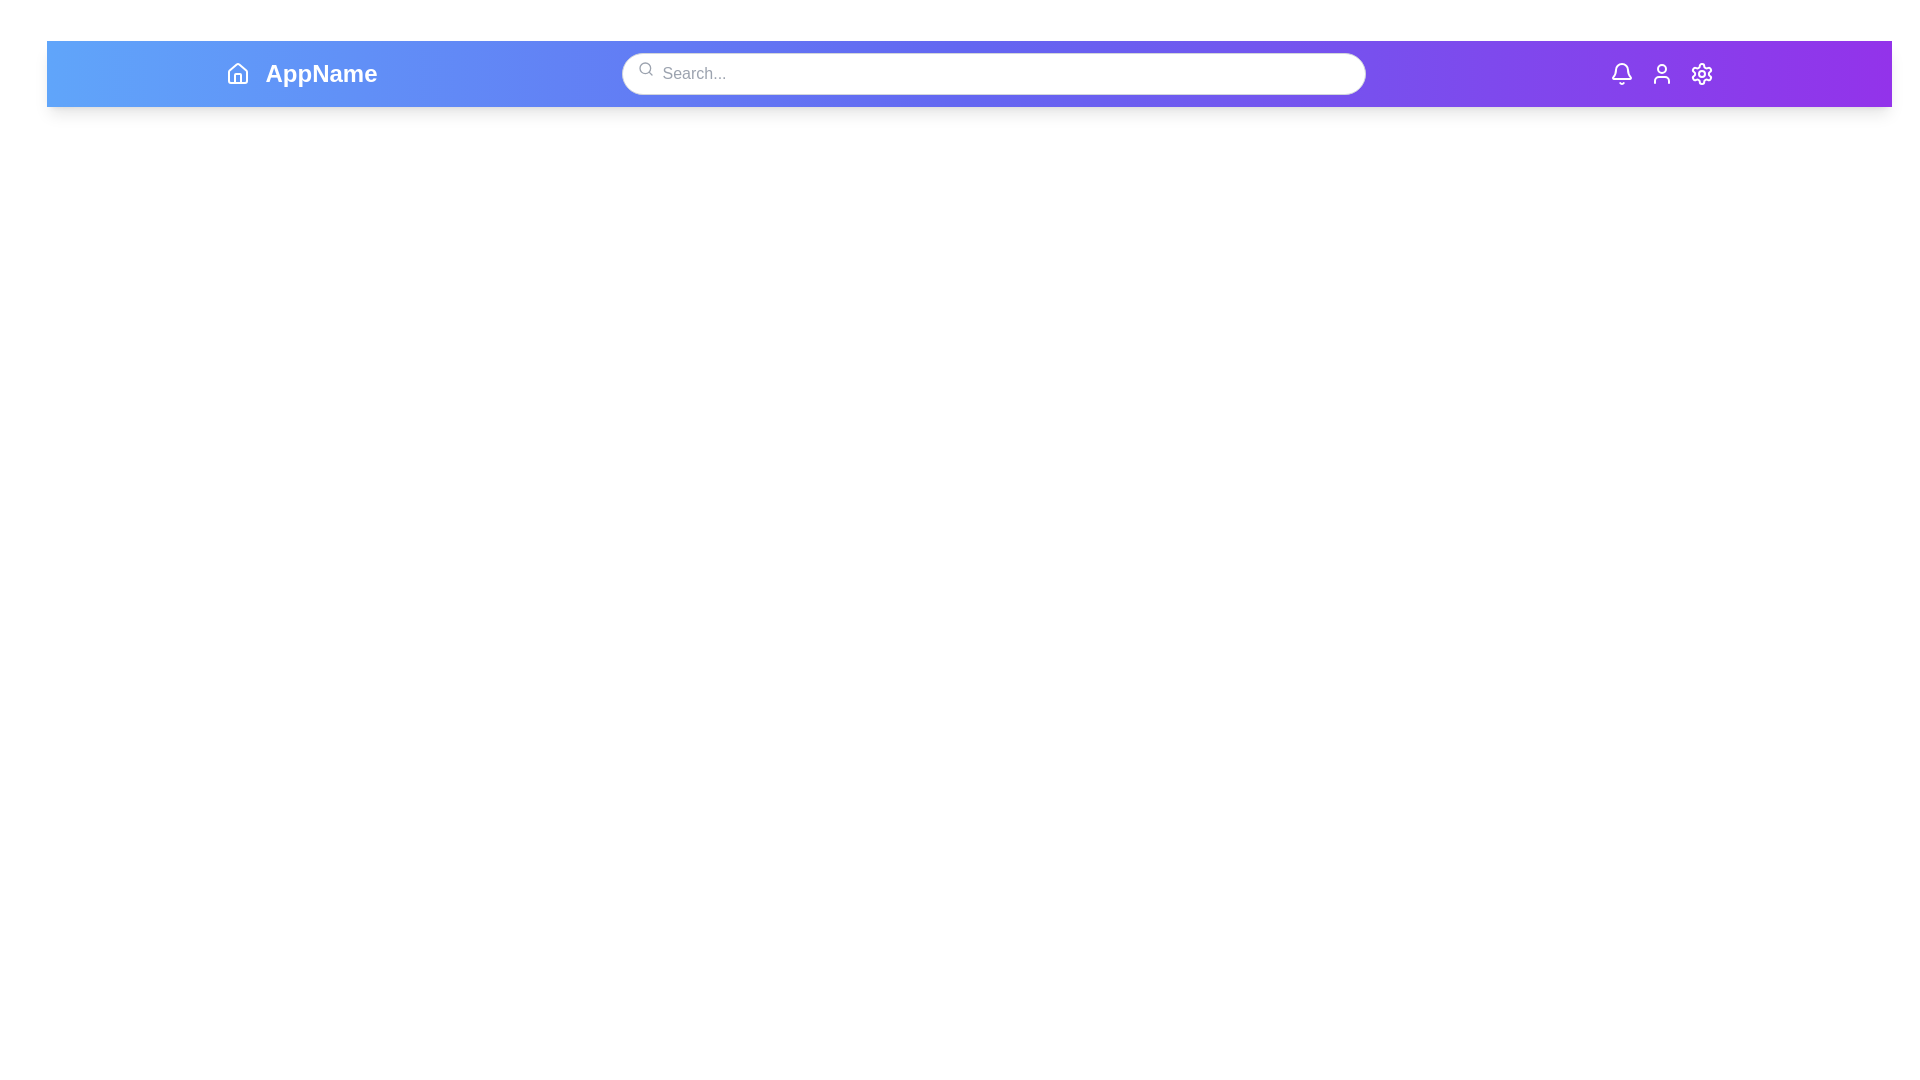 This screenshot has height=1080, width=1920. What do you see at coordinates (1661, 72) in the screenshot?
I see `the User icon to navigate` at bounding box center [1661, 72].